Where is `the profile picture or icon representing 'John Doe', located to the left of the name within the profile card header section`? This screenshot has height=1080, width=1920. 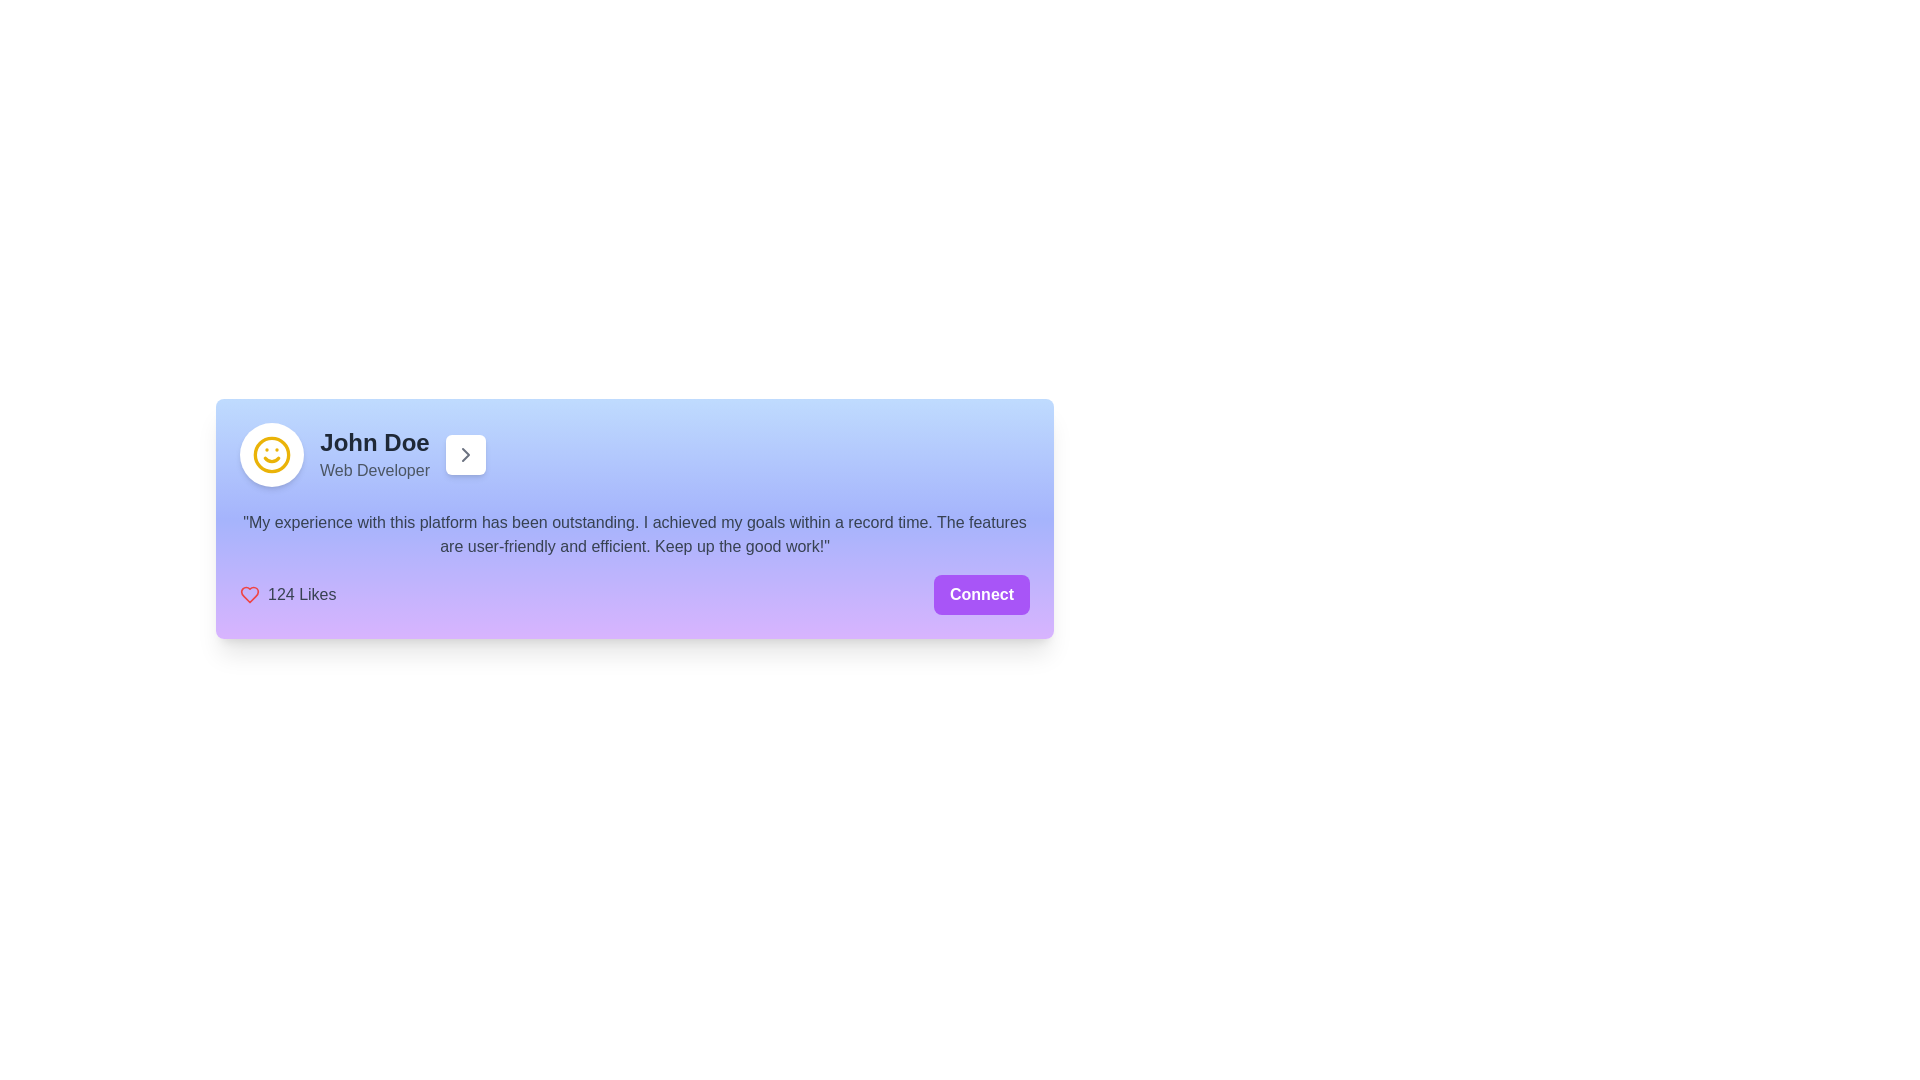 the profile picture or icon representing 'John Doe', located to the left of the name within the profile card header section is located at coordinates (271, 455).